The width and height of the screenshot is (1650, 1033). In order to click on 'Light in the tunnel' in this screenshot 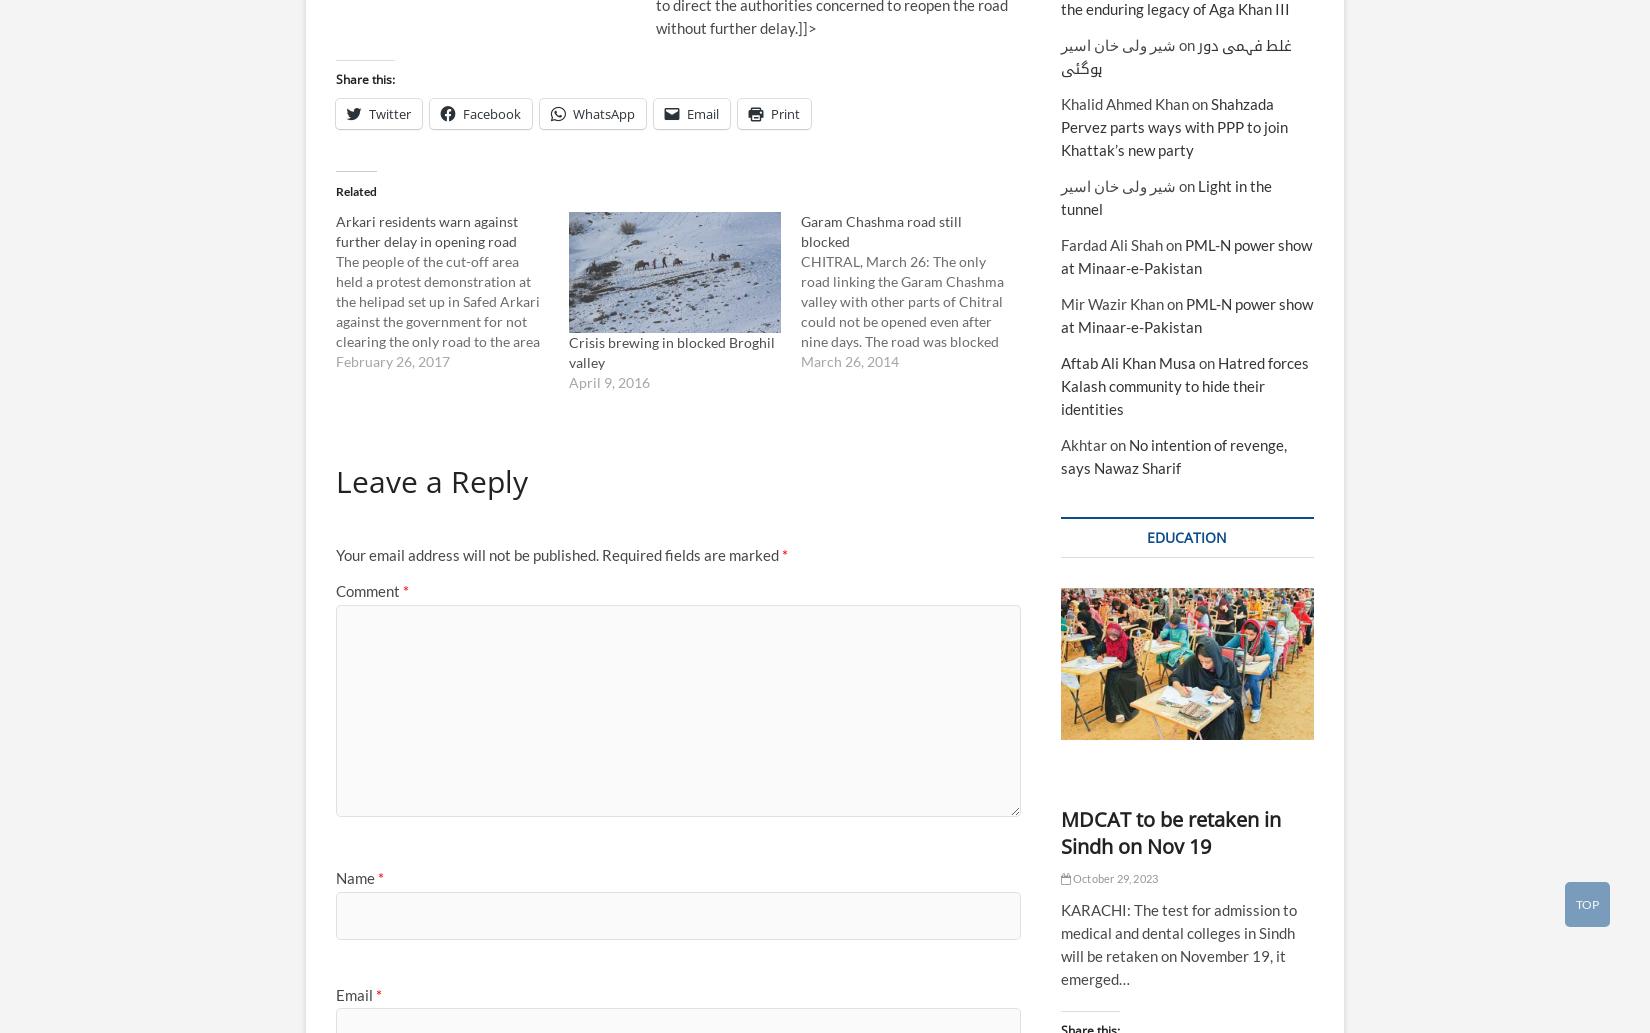, I will do `click(1165, 195)`.